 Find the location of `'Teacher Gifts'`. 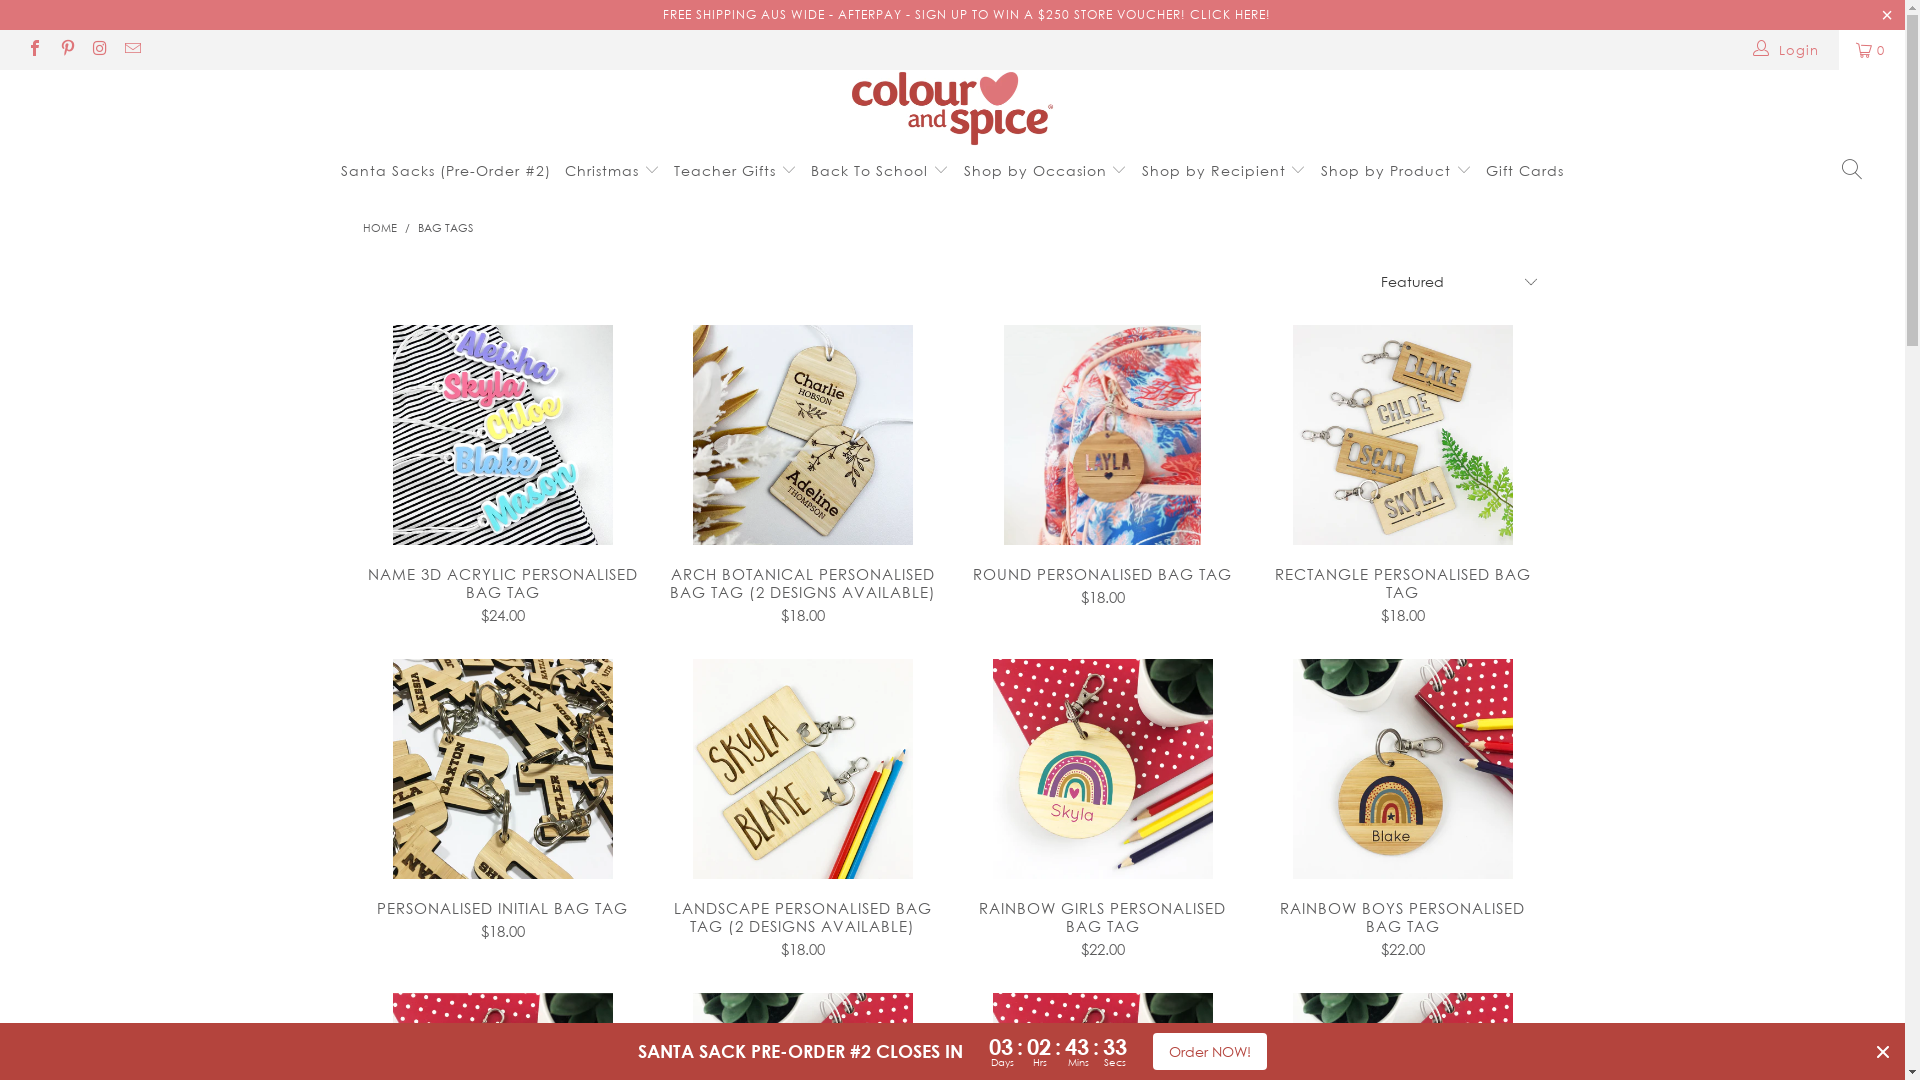

'Teacher Gifts' is located at coordinates (734, 168).